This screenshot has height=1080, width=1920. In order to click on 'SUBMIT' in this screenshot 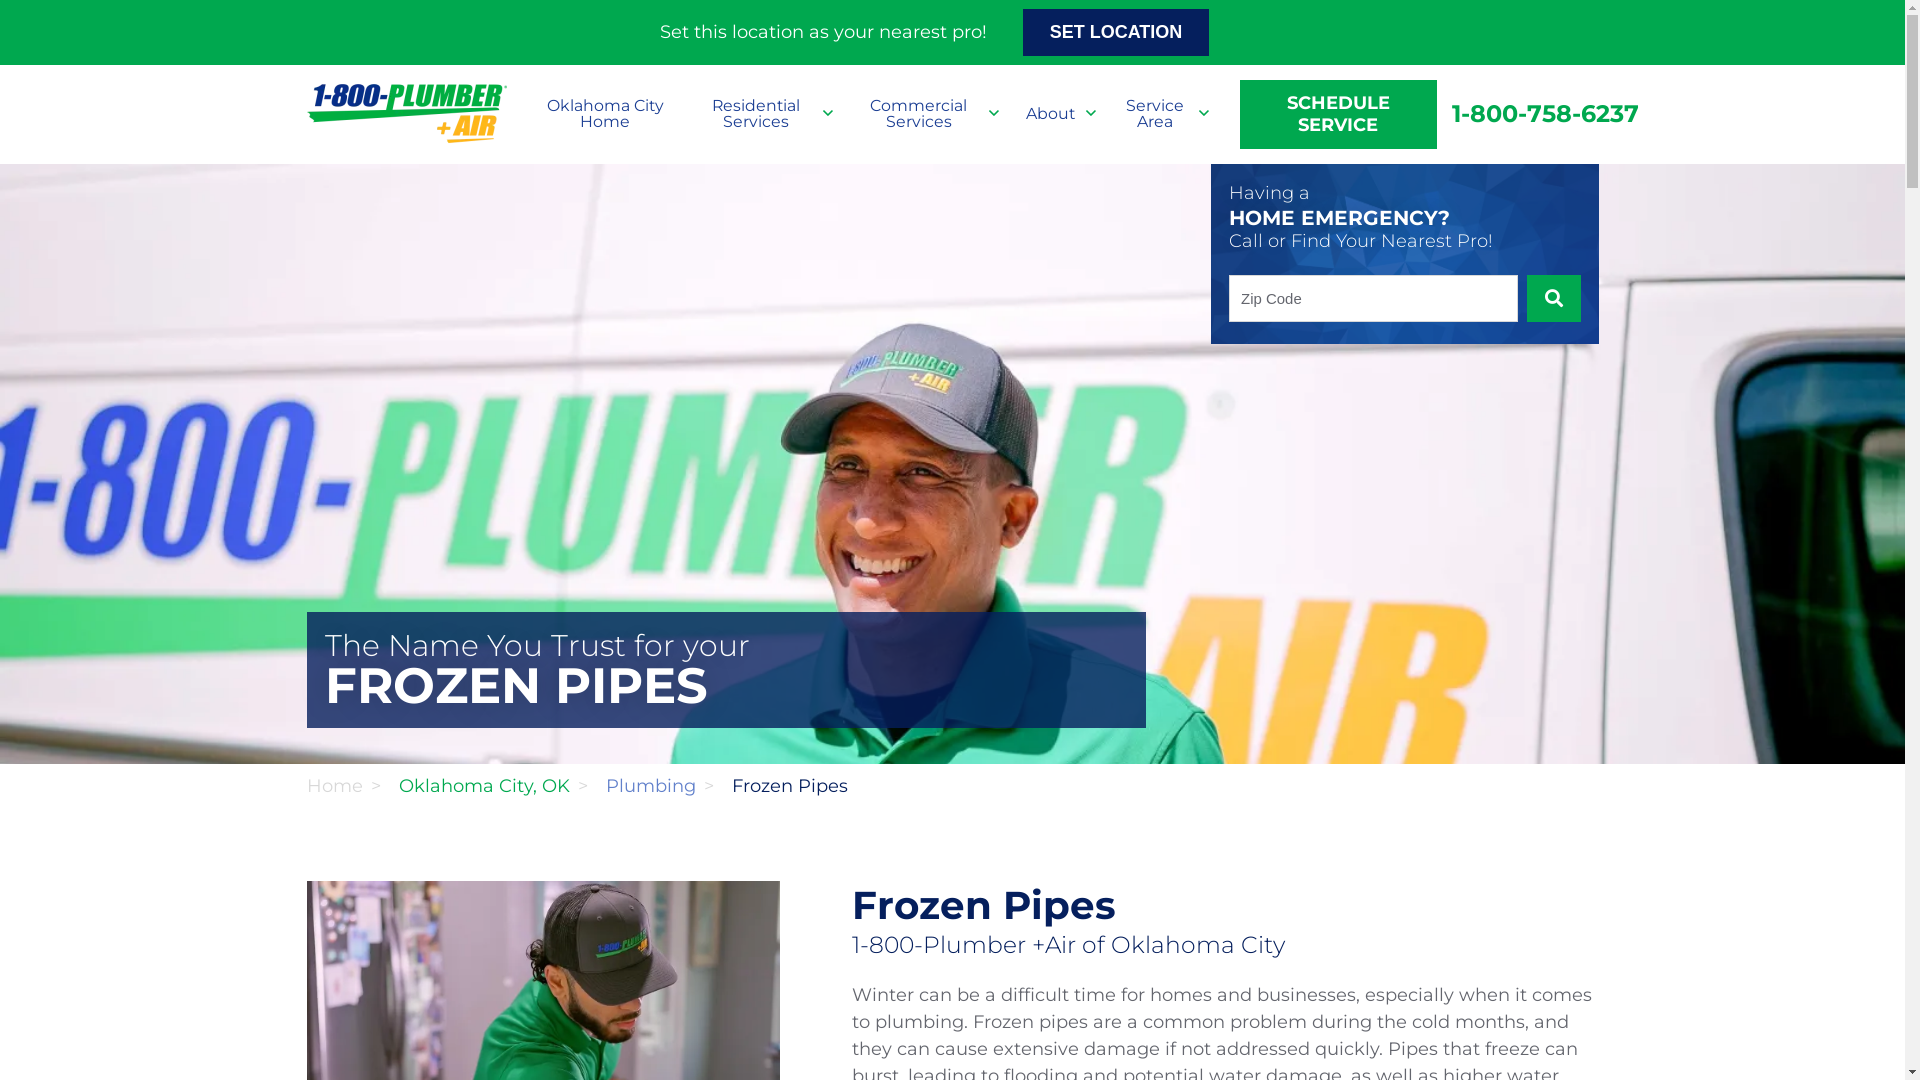, I will do `click(1525, 298)`.